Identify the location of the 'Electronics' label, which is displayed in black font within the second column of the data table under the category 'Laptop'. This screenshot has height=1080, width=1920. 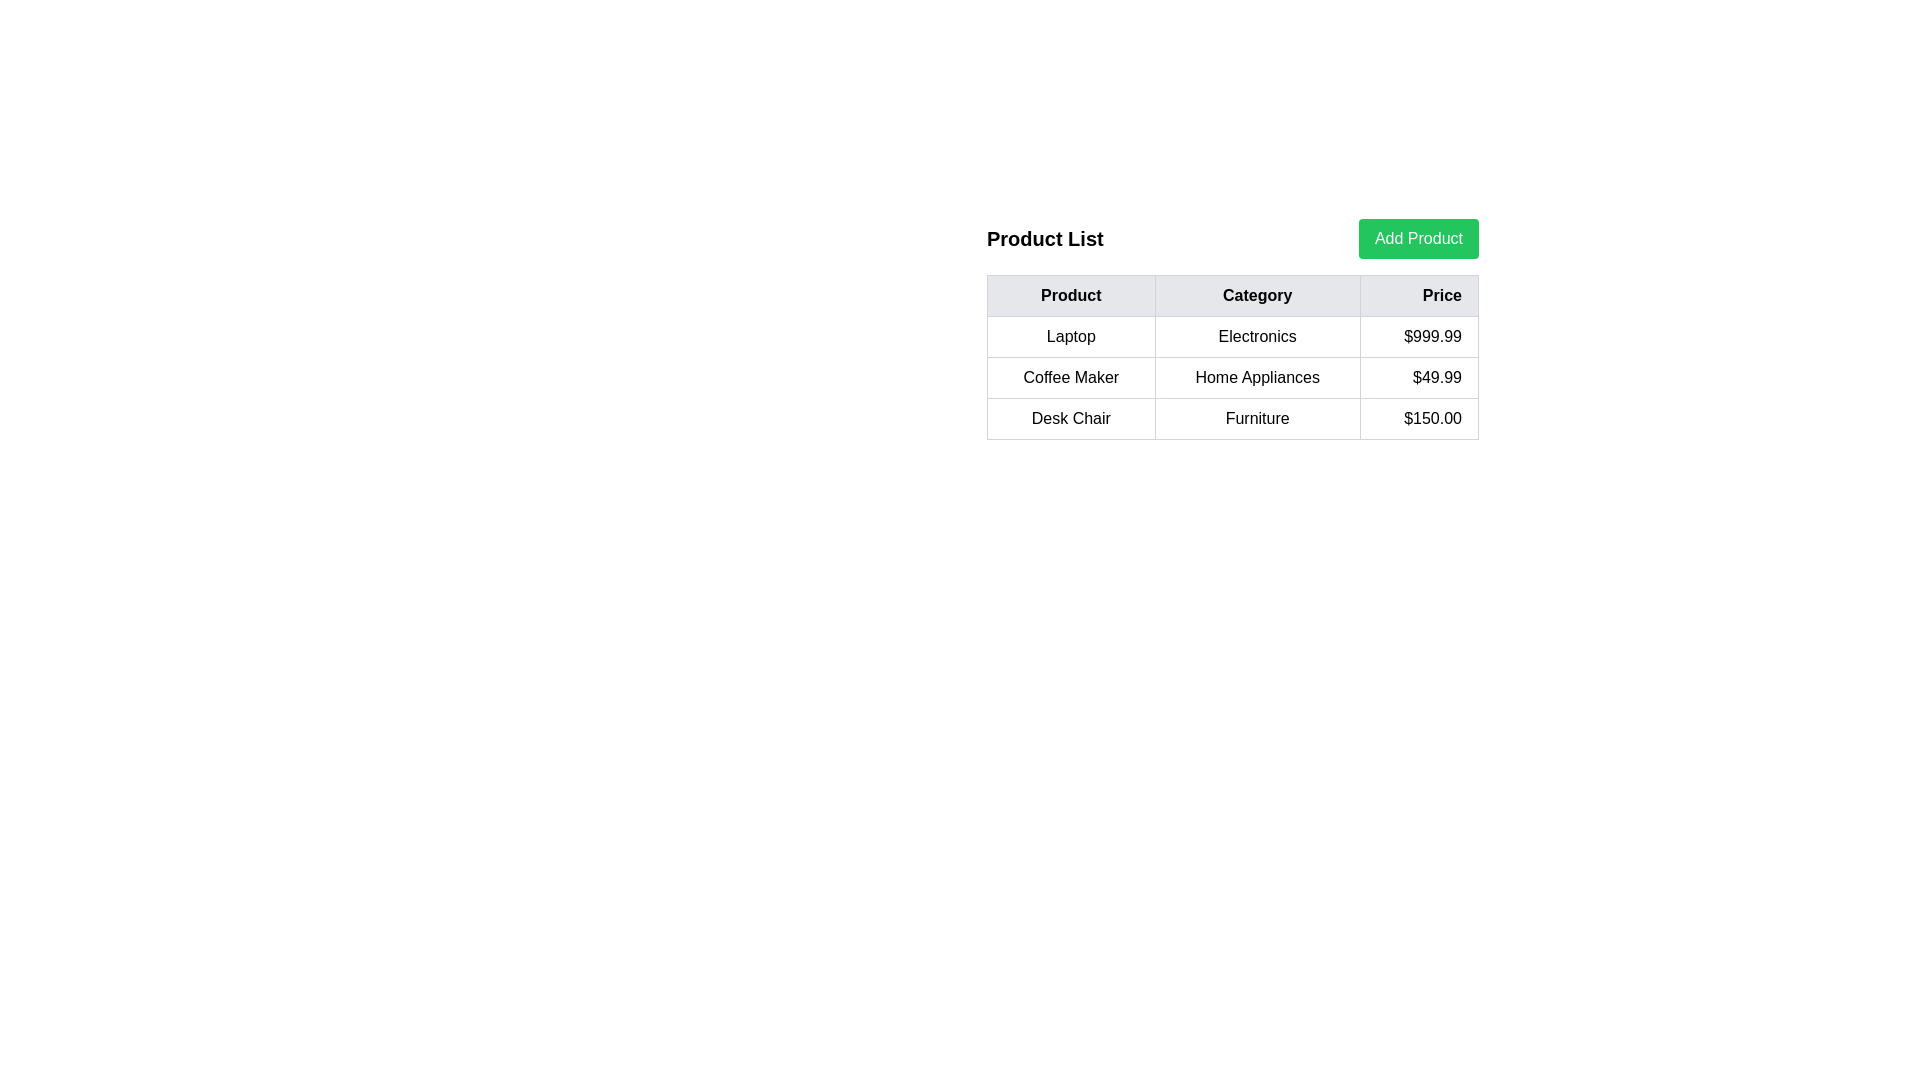
(1256, 335).